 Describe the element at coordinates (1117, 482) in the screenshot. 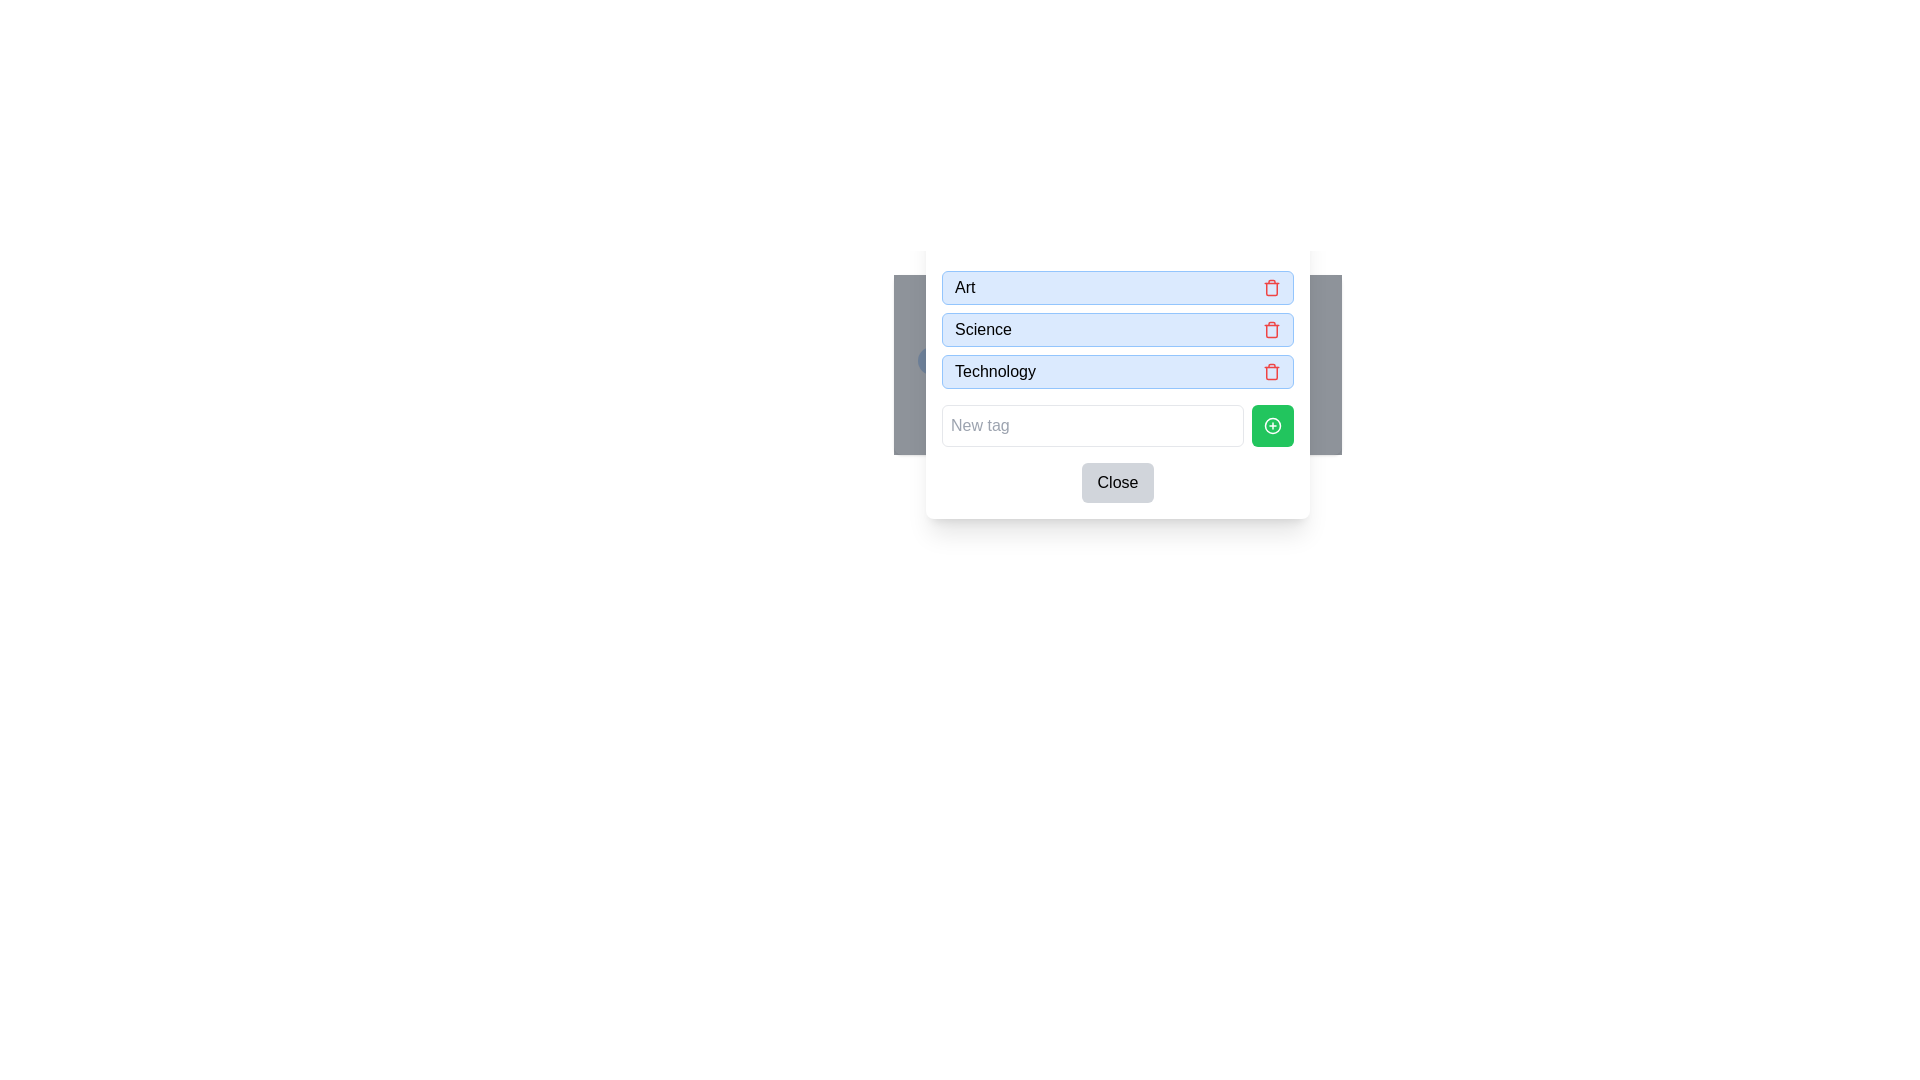

I see `the 'Close' button, which is a rectangular button with bold black text on a light gray background, located at the center bottom of the modal window` at that location.